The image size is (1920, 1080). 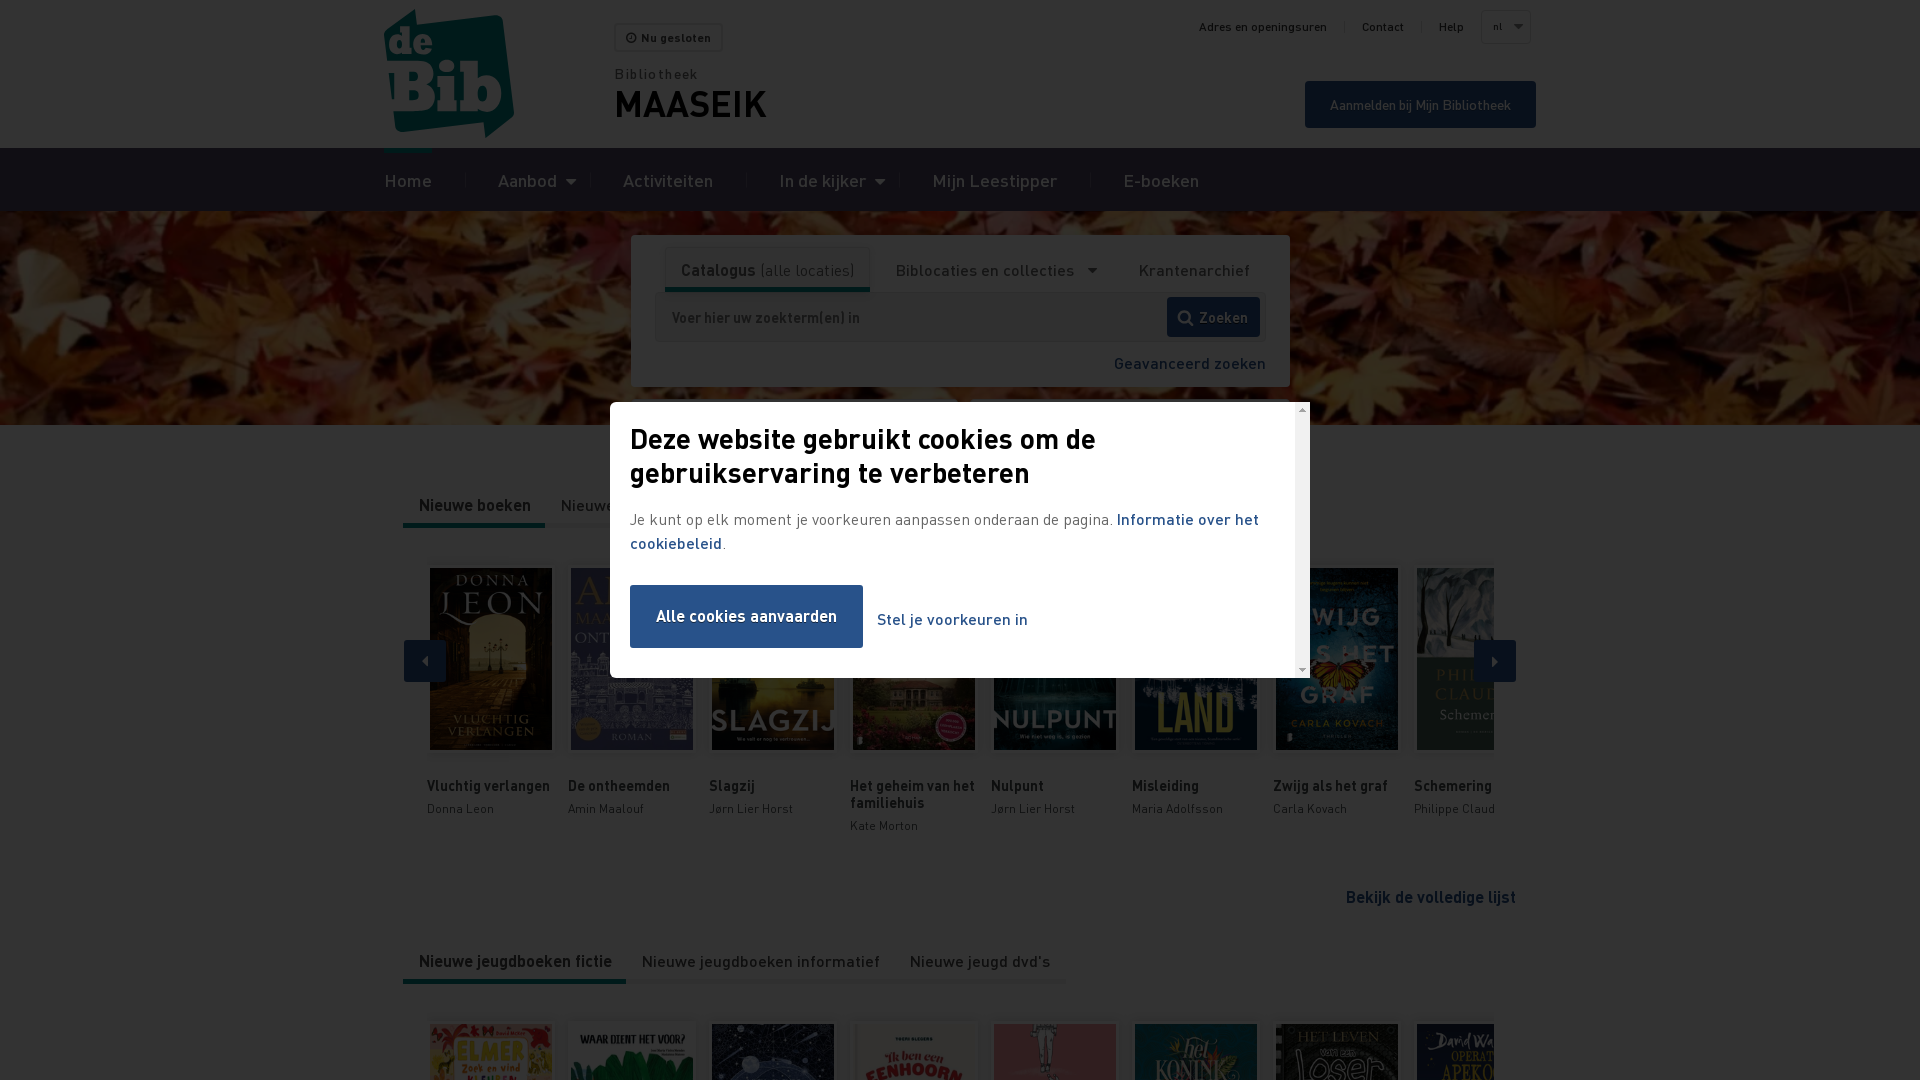 I want to click on 'Krantenarchief', so click(x=1194, y=270).